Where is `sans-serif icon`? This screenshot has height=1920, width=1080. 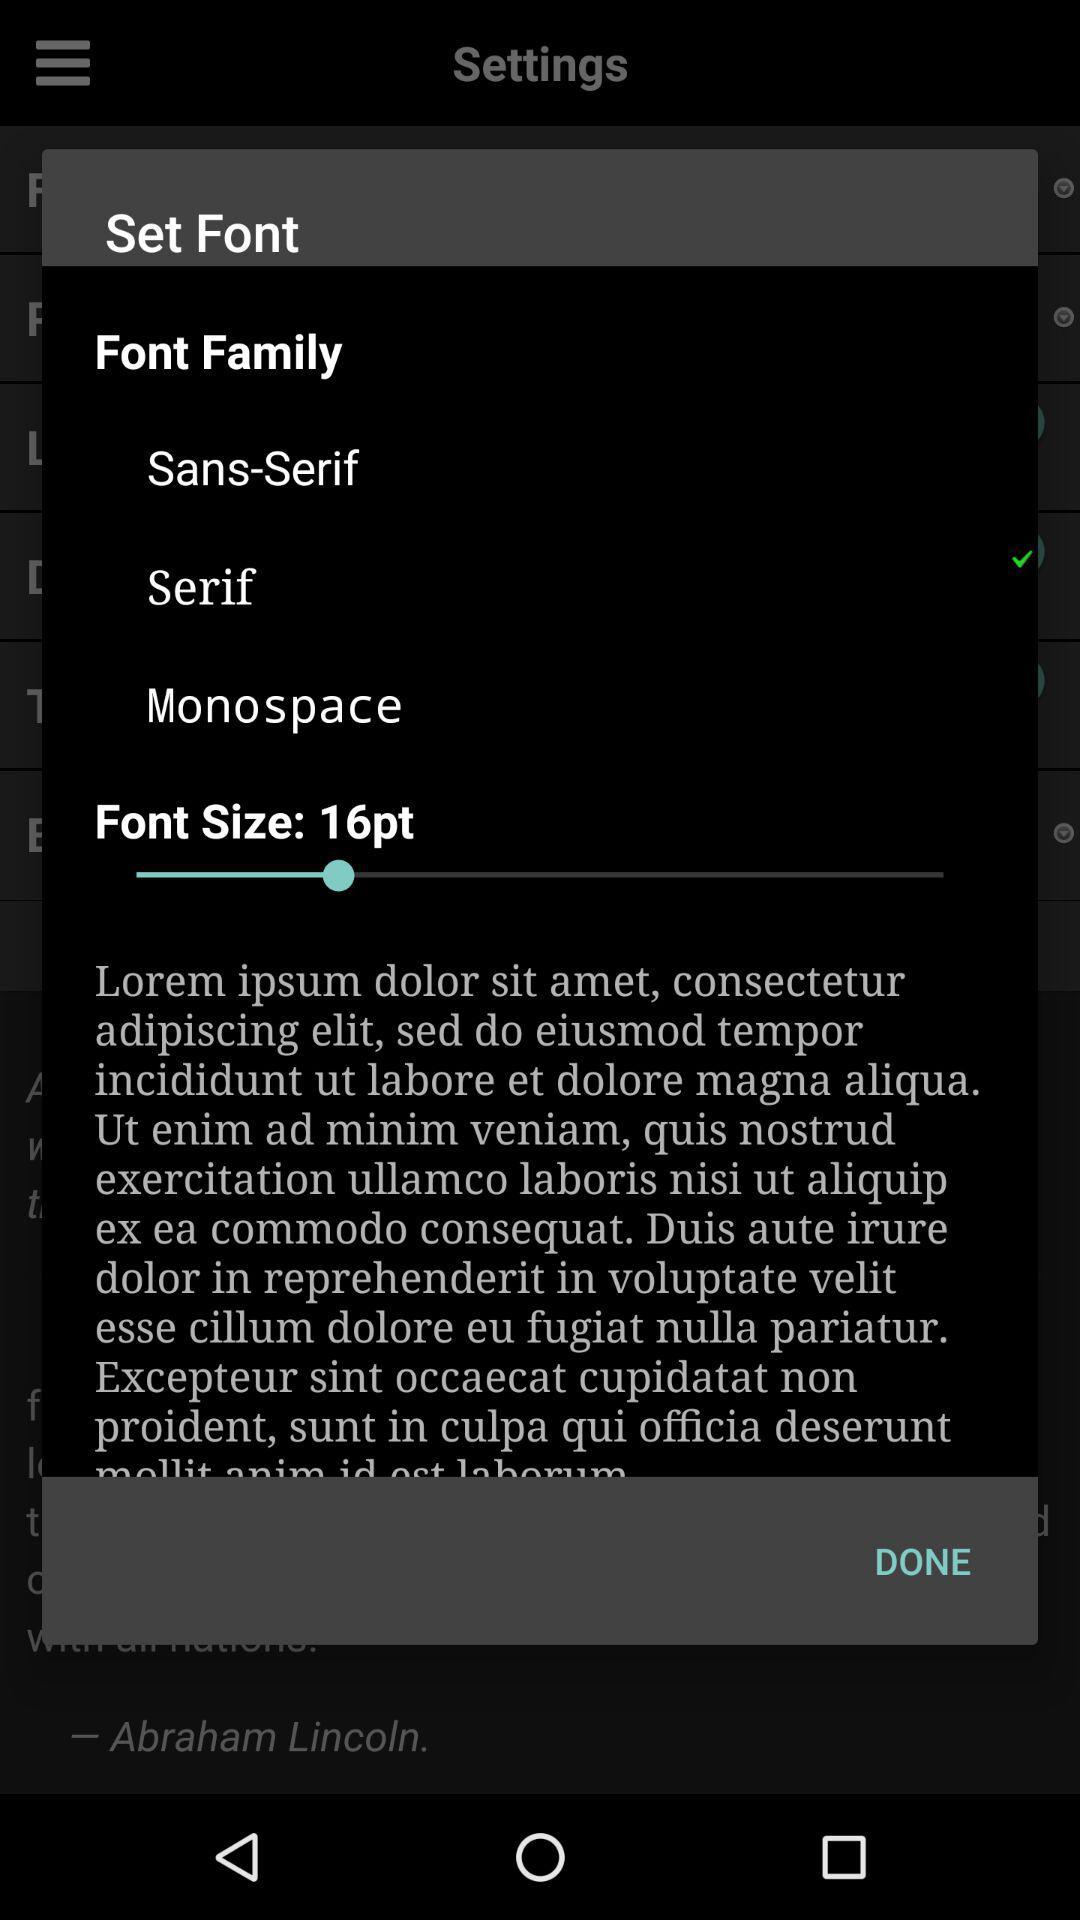 sans-serif icon is located at coordinates (566, 465).